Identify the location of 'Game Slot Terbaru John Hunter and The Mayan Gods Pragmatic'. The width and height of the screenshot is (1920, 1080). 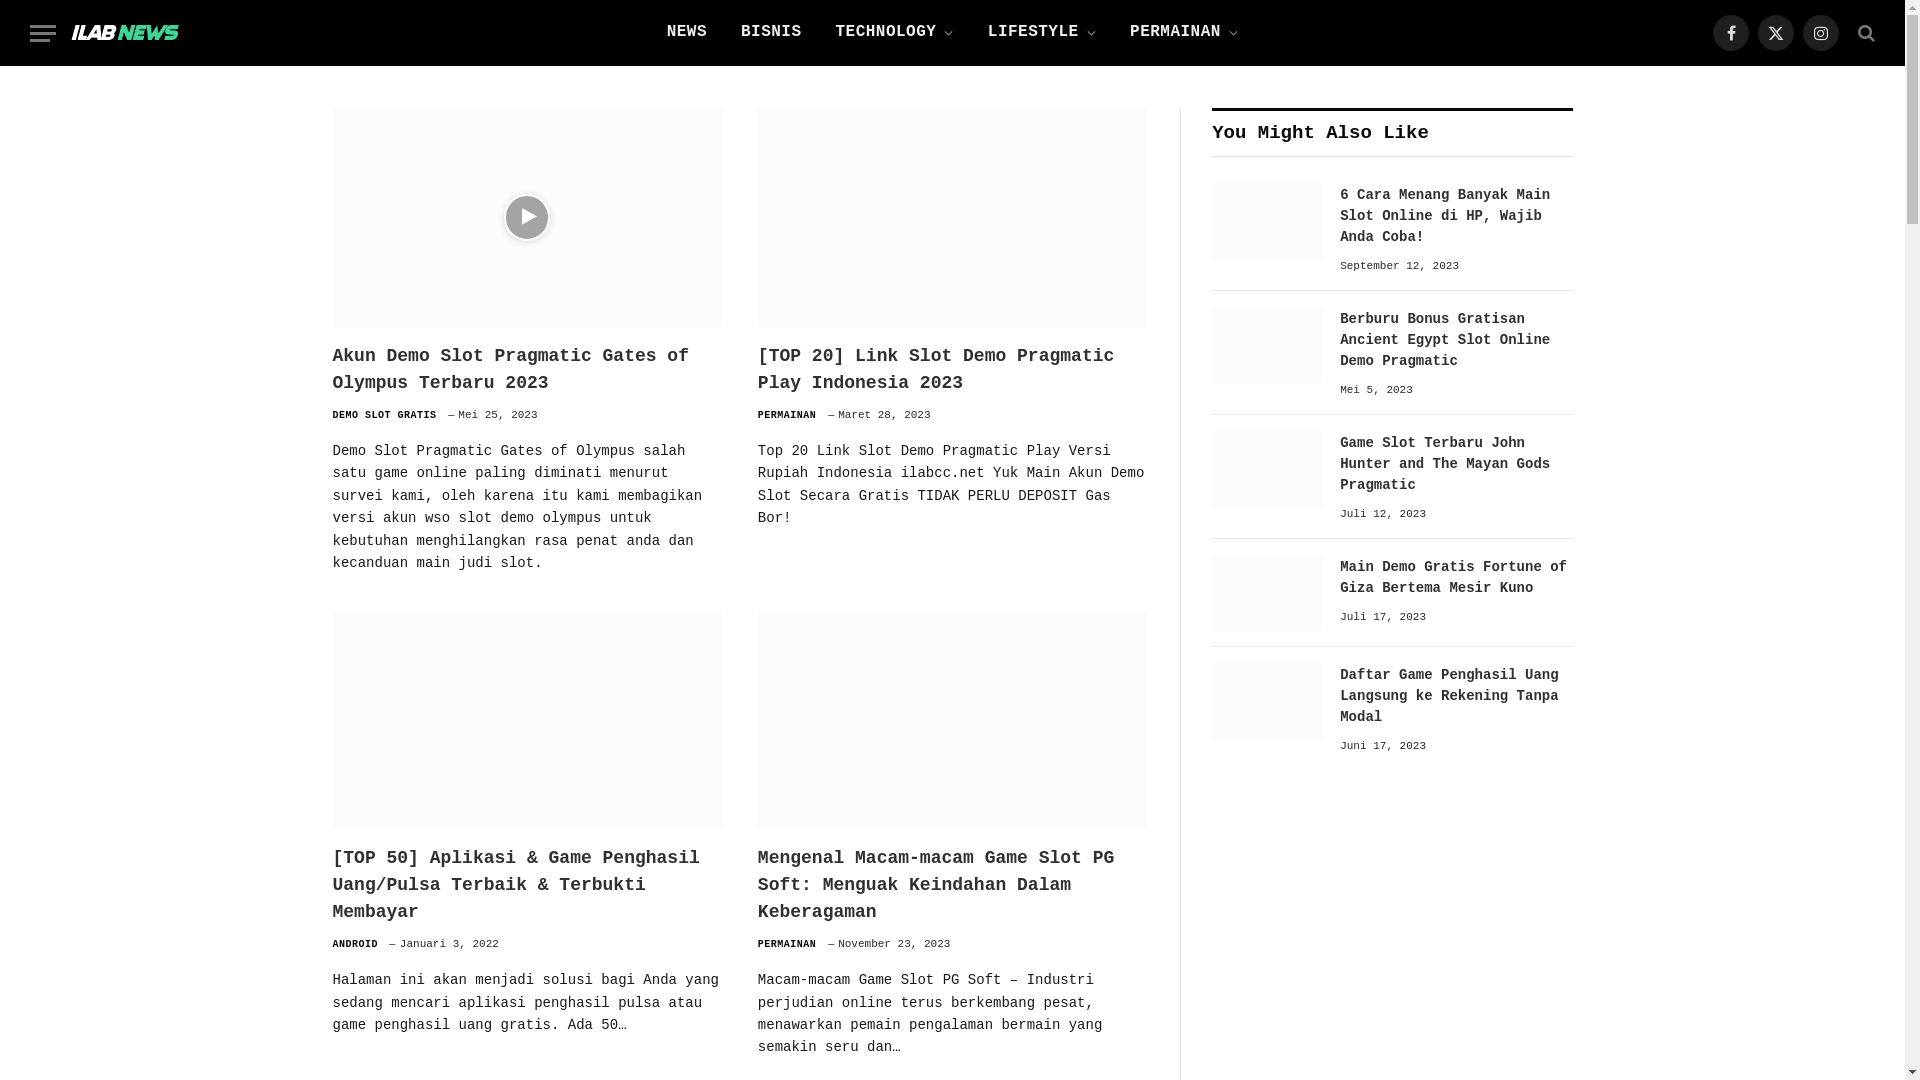
(1266, 469).